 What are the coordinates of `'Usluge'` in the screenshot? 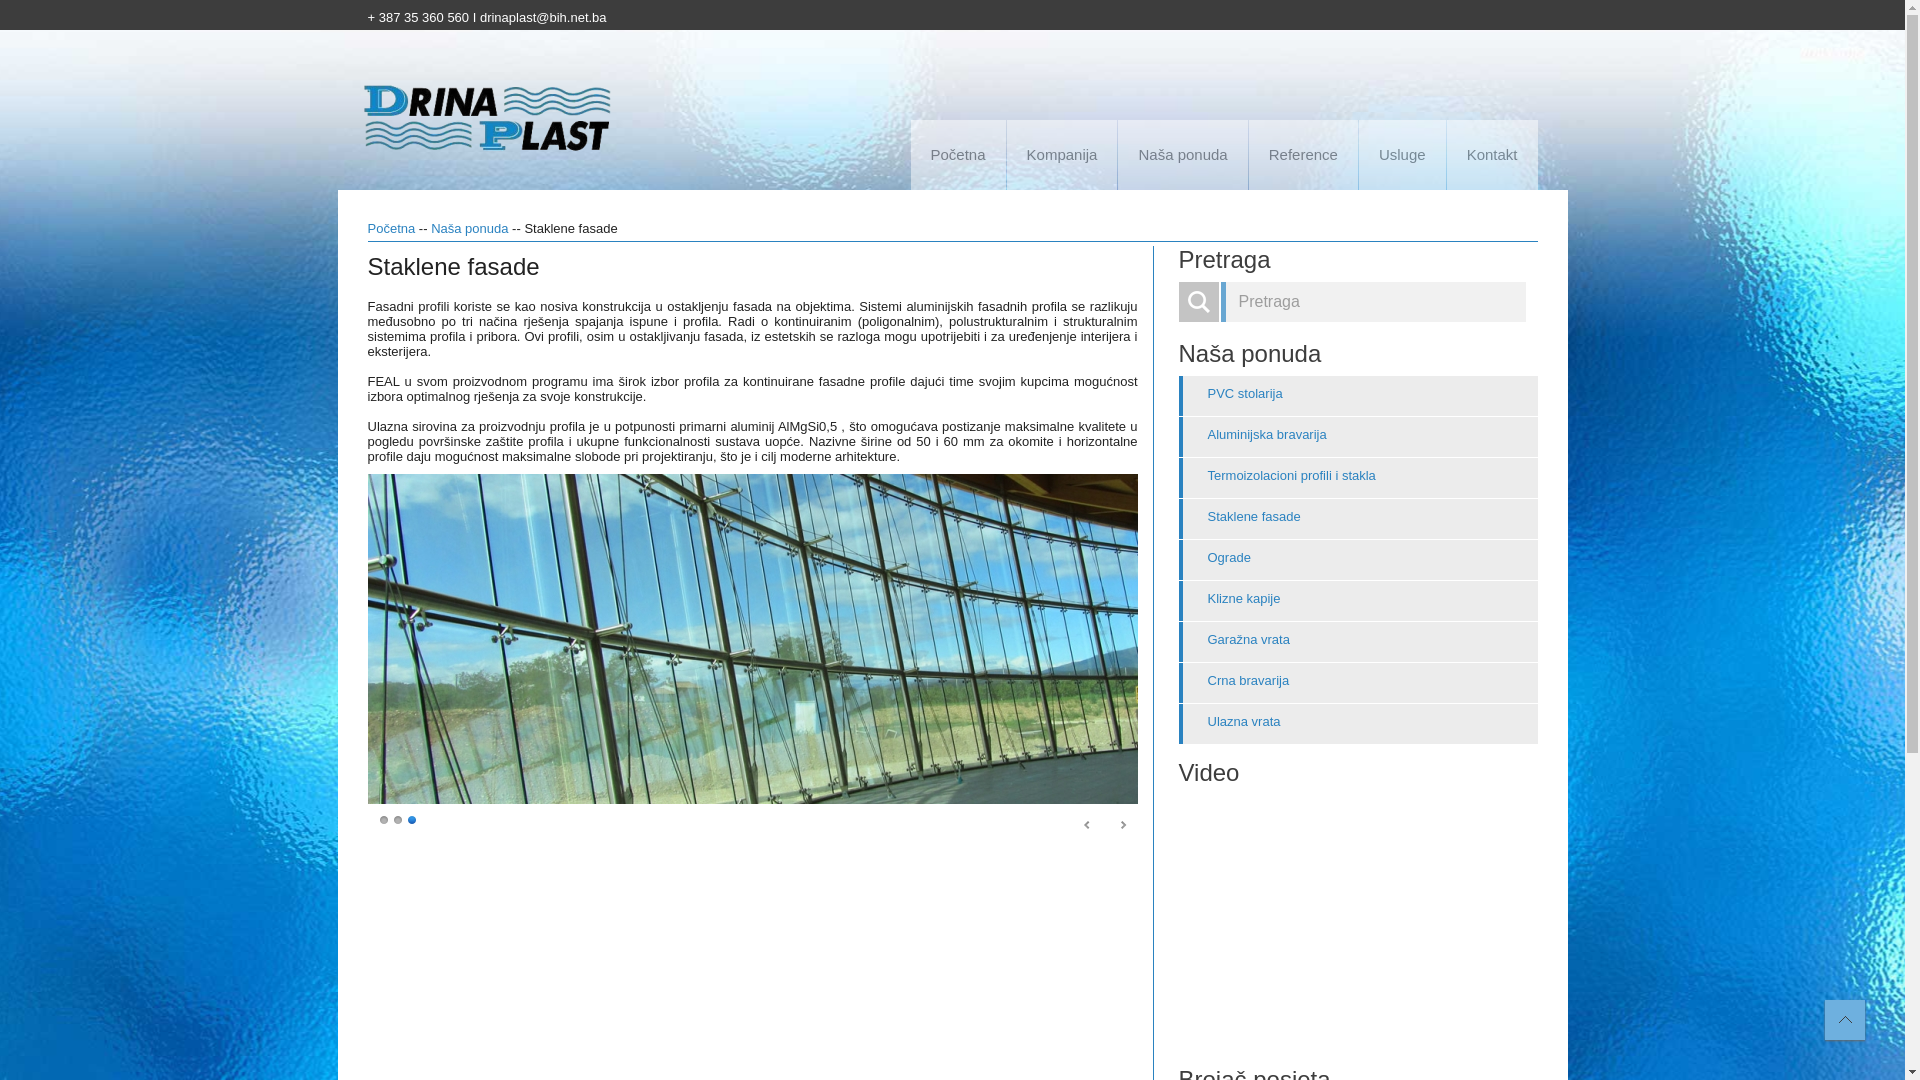 It's located at (1401, 153).